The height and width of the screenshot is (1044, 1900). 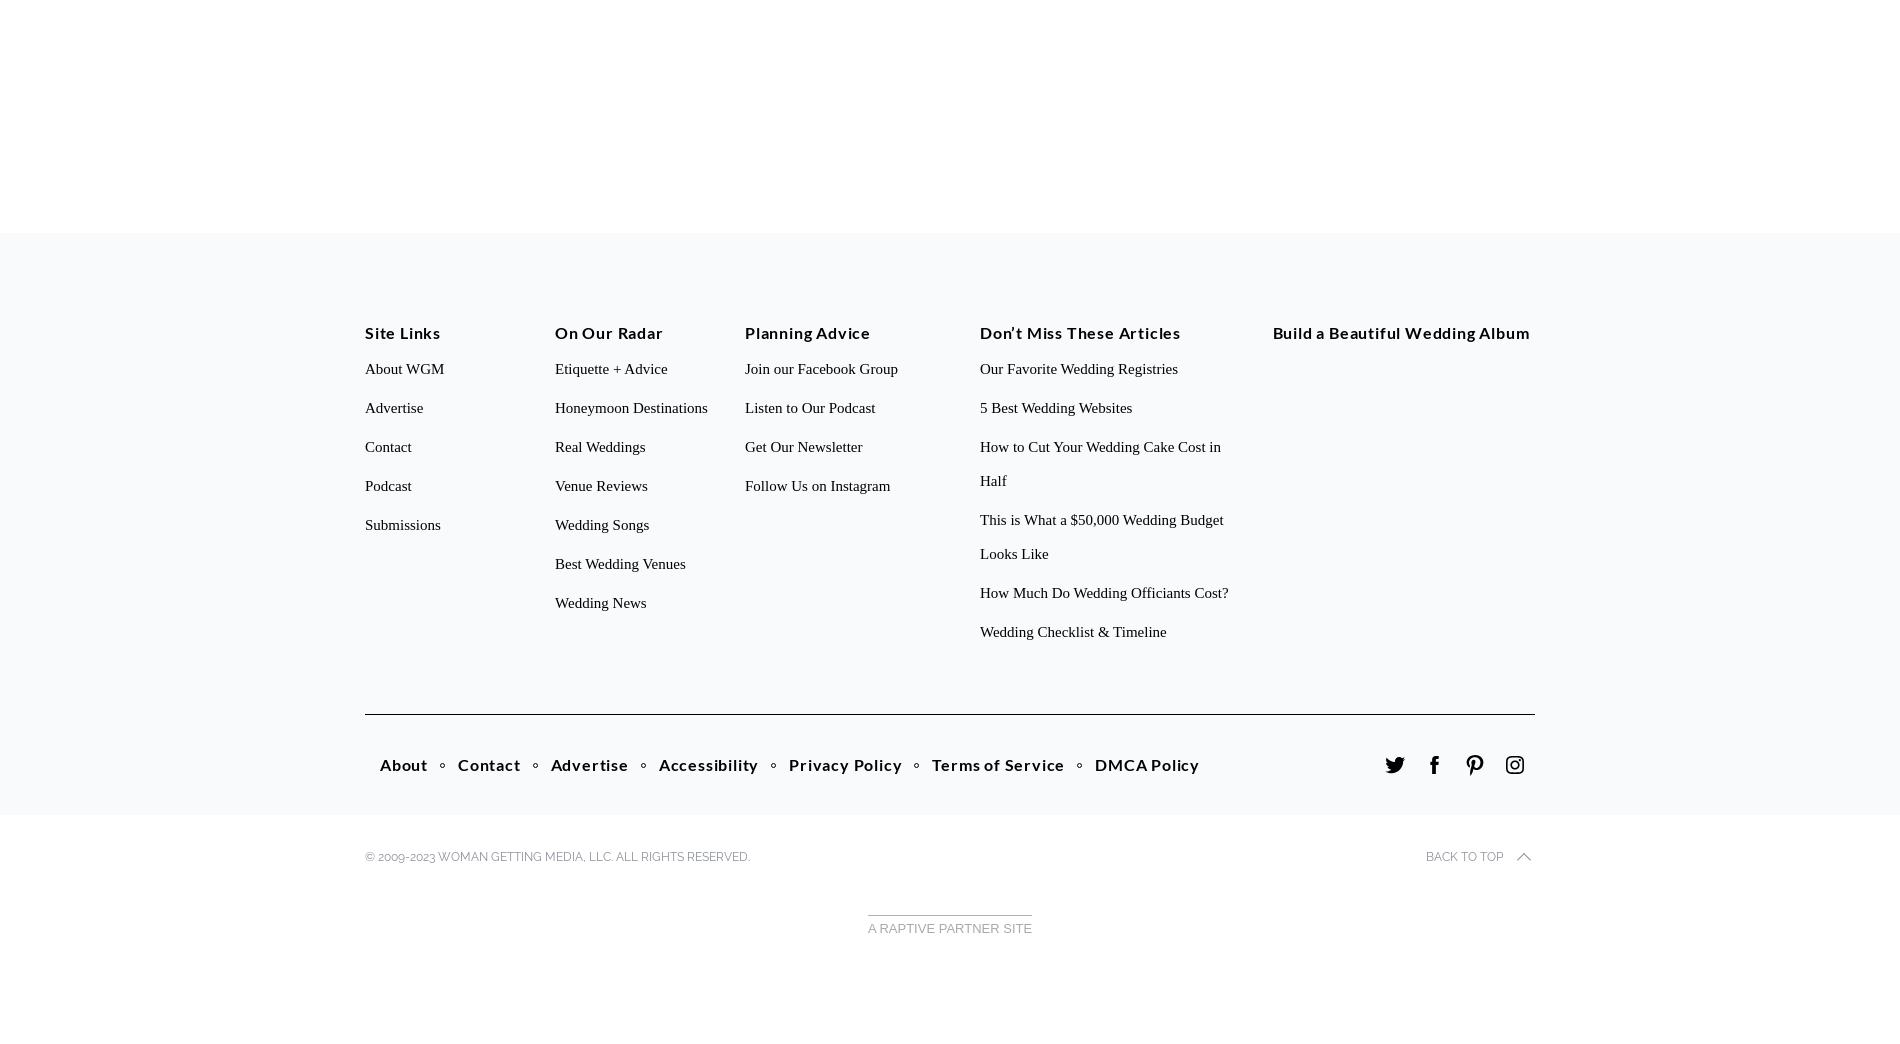 I want to click on 'Honeymoon Destinations', so click(x=554, y=406).